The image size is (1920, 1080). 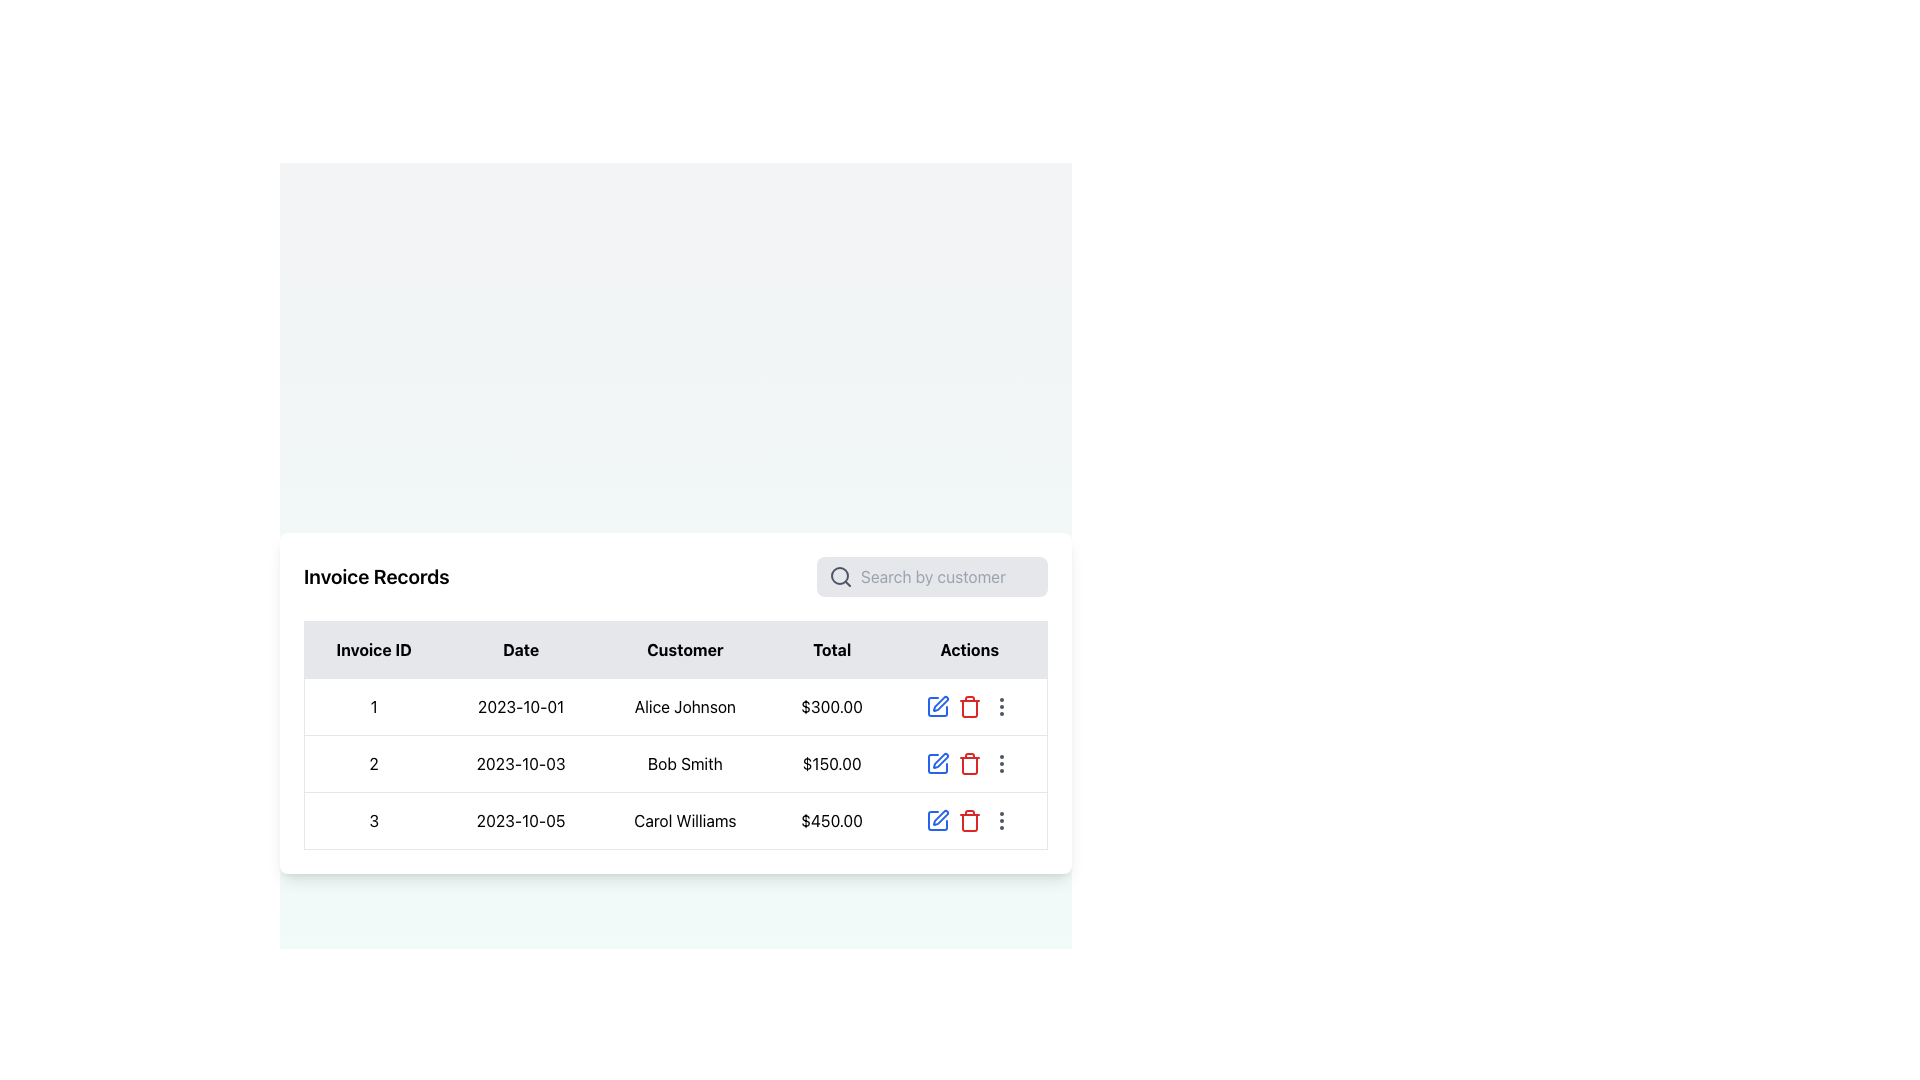 What do you see at coordinates (969, 705) in the screenshot?
I see `the red trash bin icon located in the 'Actions' column` at bounding box center [969, 705].